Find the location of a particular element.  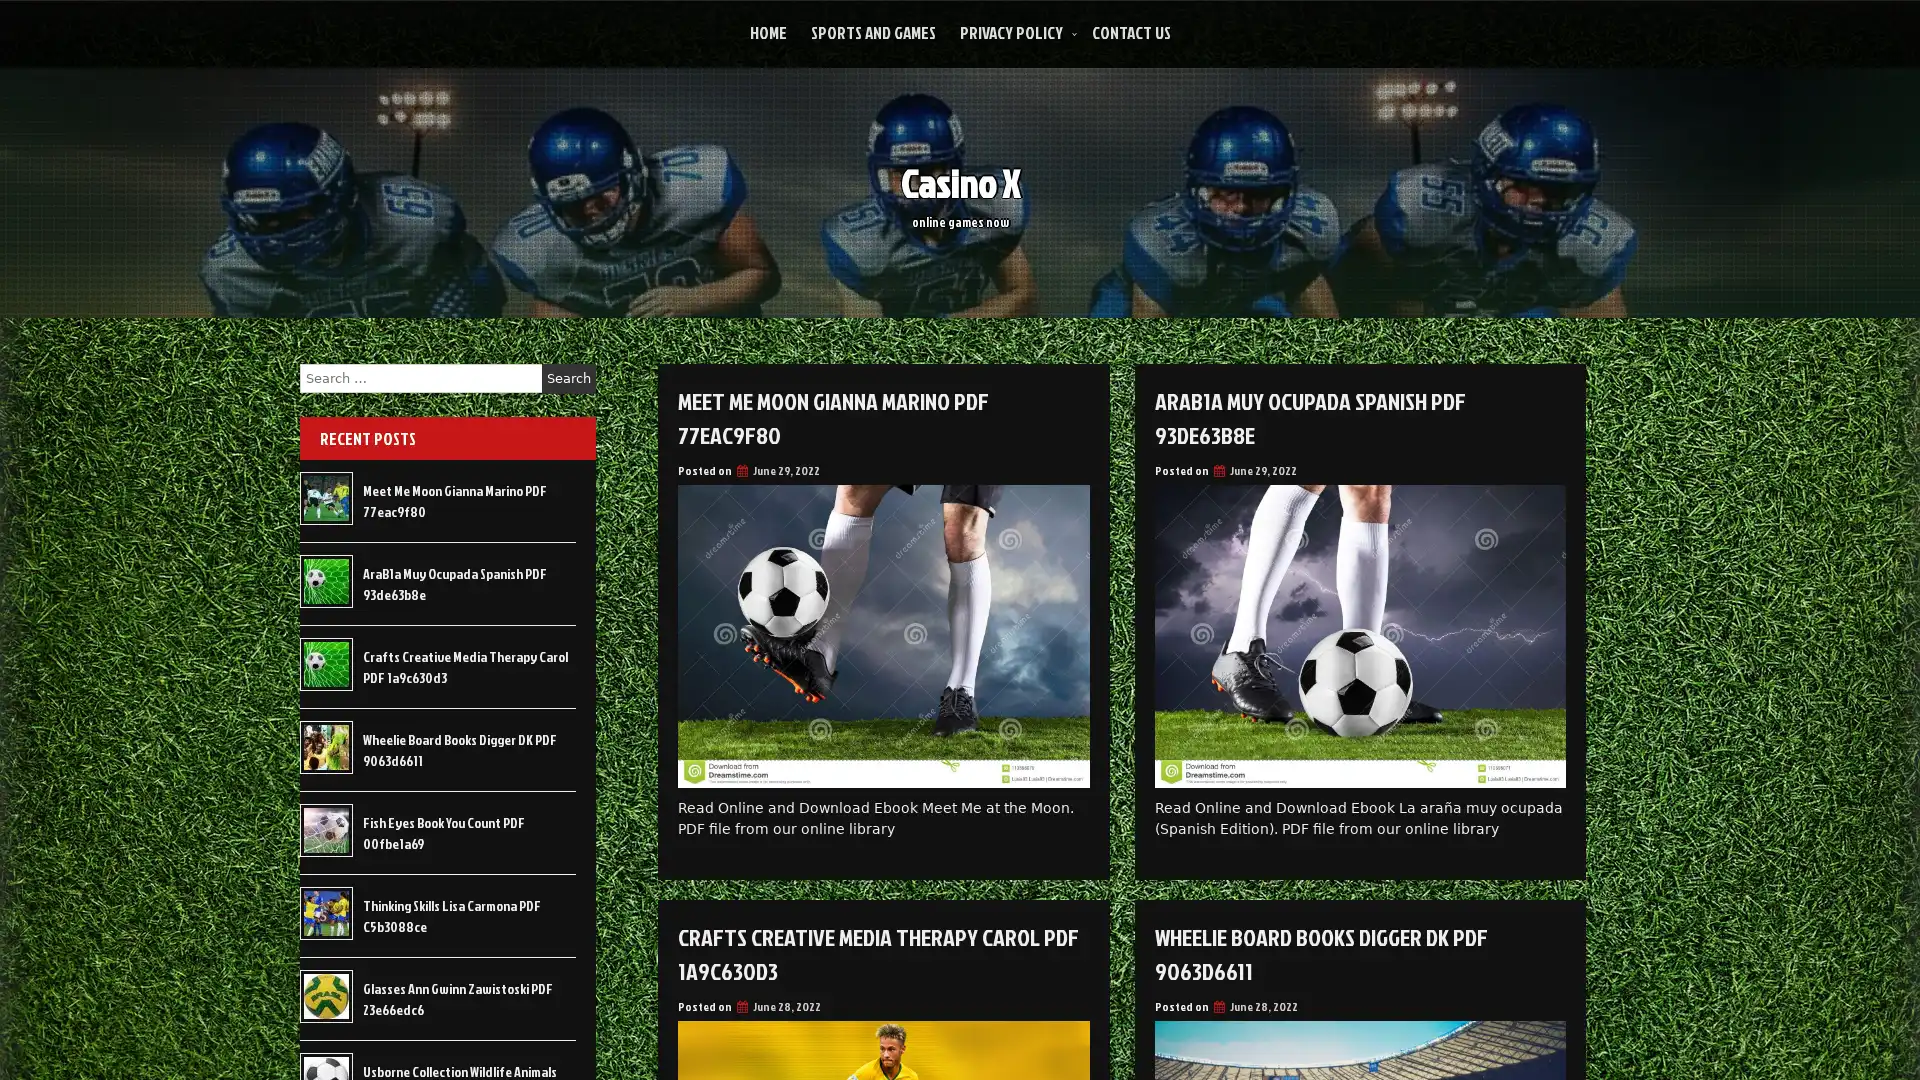

Search is located at coordinates (568, 378).